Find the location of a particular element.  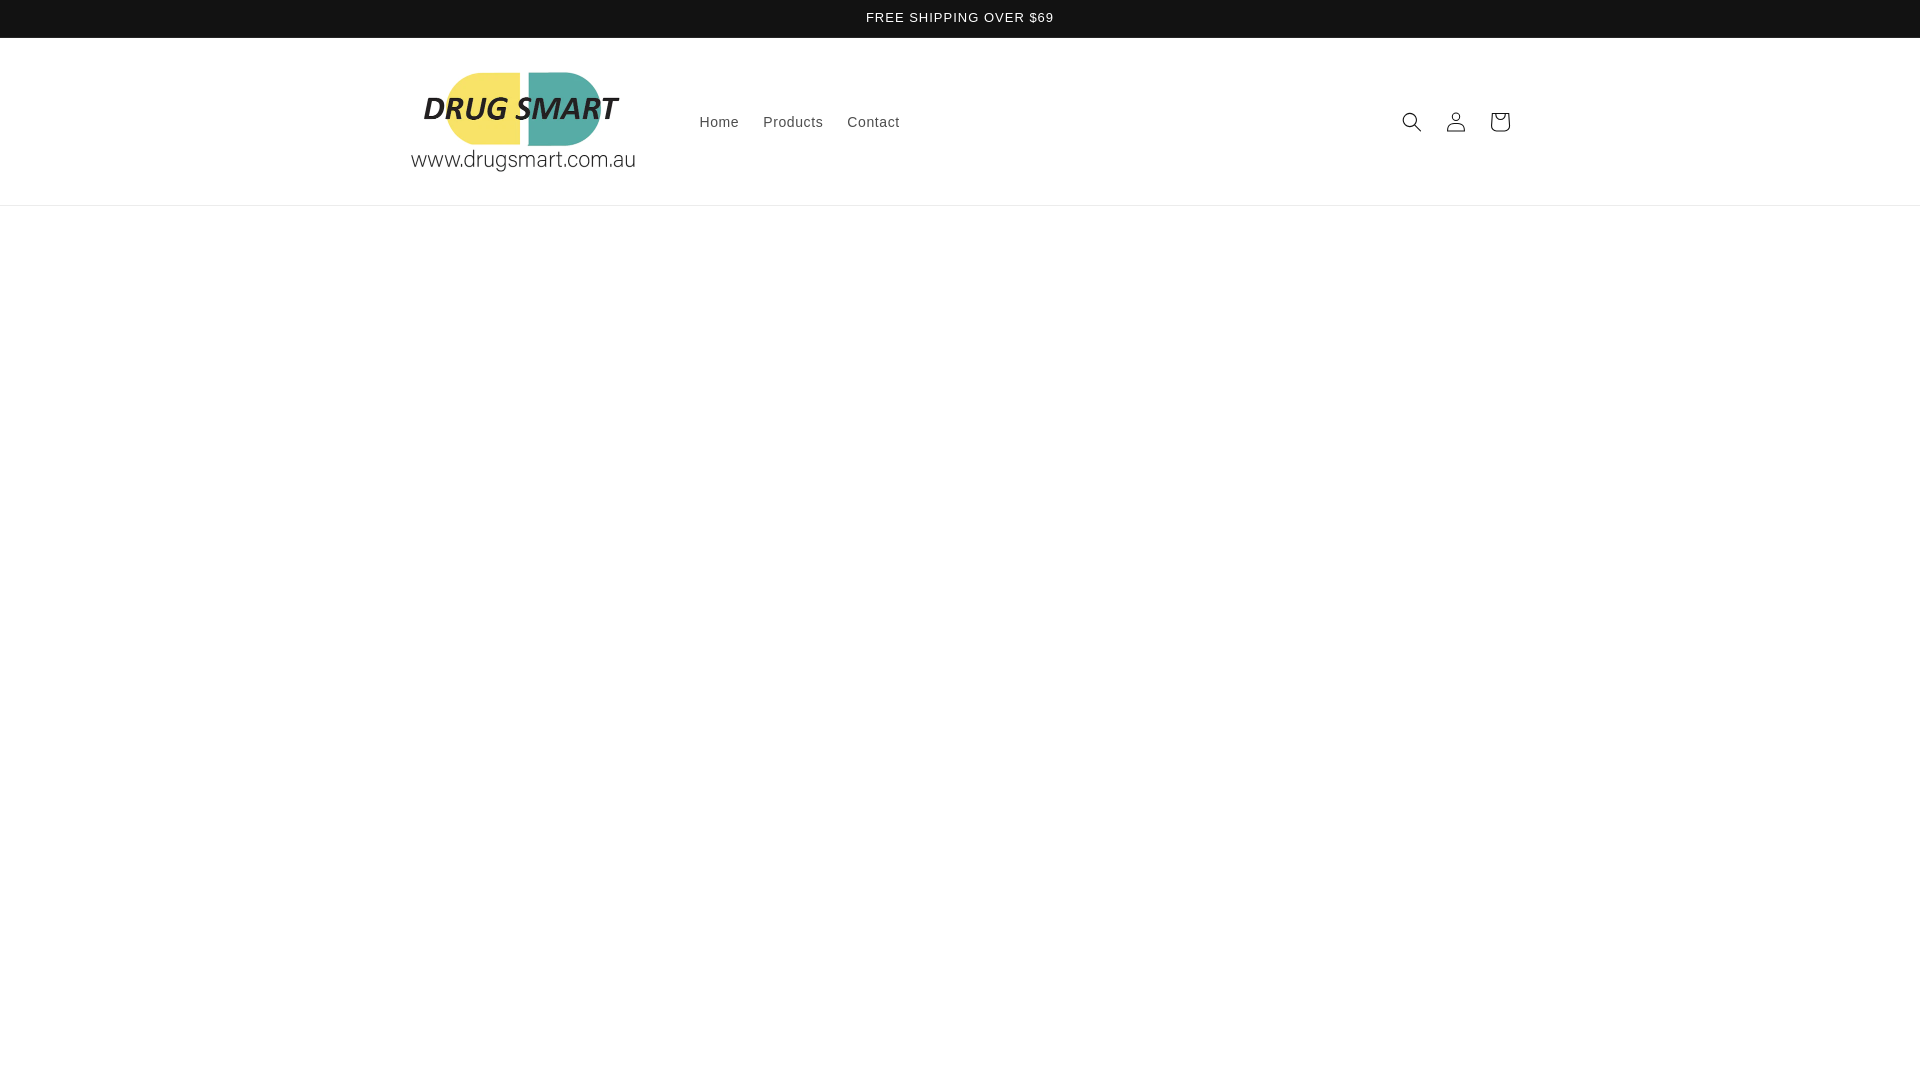

'Contact' is located at coordinates (873, 122).